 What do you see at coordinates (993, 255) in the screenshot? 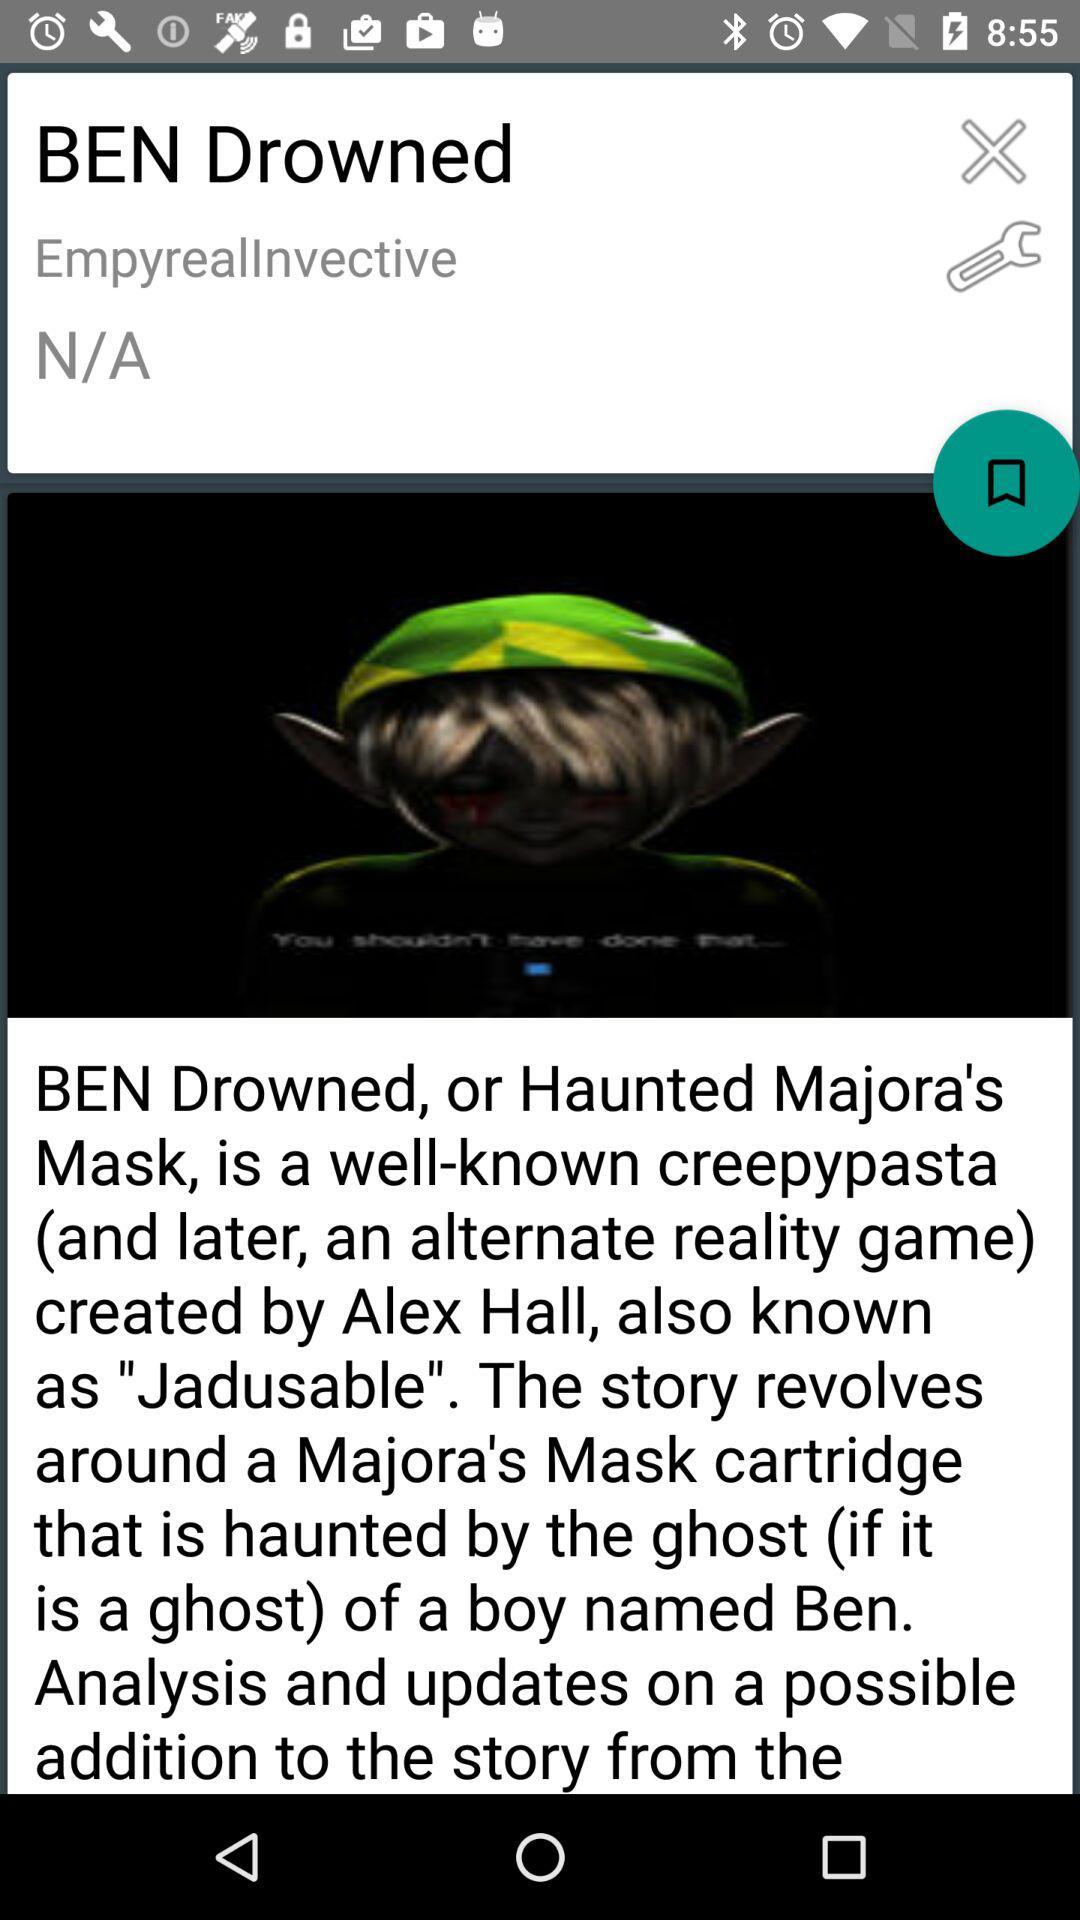
I see `icon to the right of the ben drowned icon` at bounding box center [993, 255].